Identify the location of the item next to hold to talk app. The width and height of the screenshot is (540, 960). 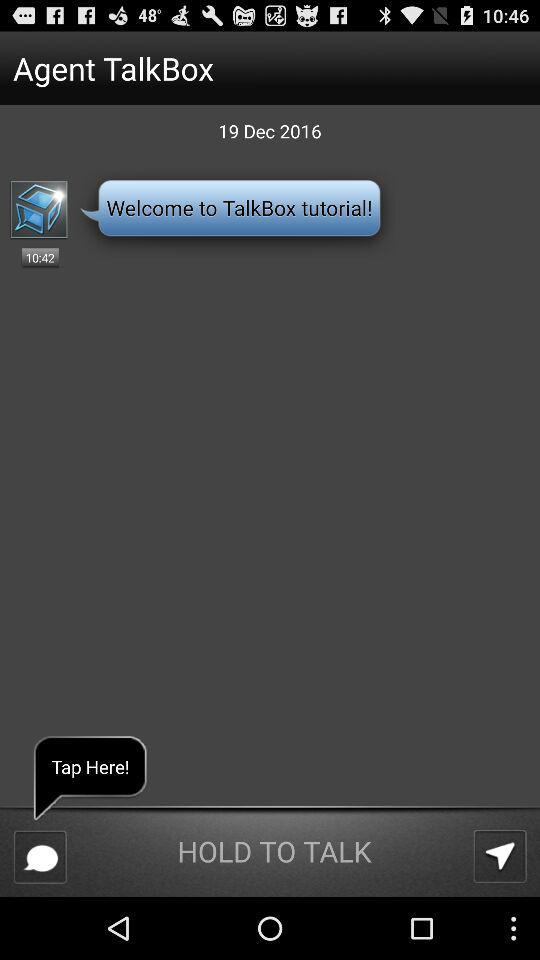
(499, 855).